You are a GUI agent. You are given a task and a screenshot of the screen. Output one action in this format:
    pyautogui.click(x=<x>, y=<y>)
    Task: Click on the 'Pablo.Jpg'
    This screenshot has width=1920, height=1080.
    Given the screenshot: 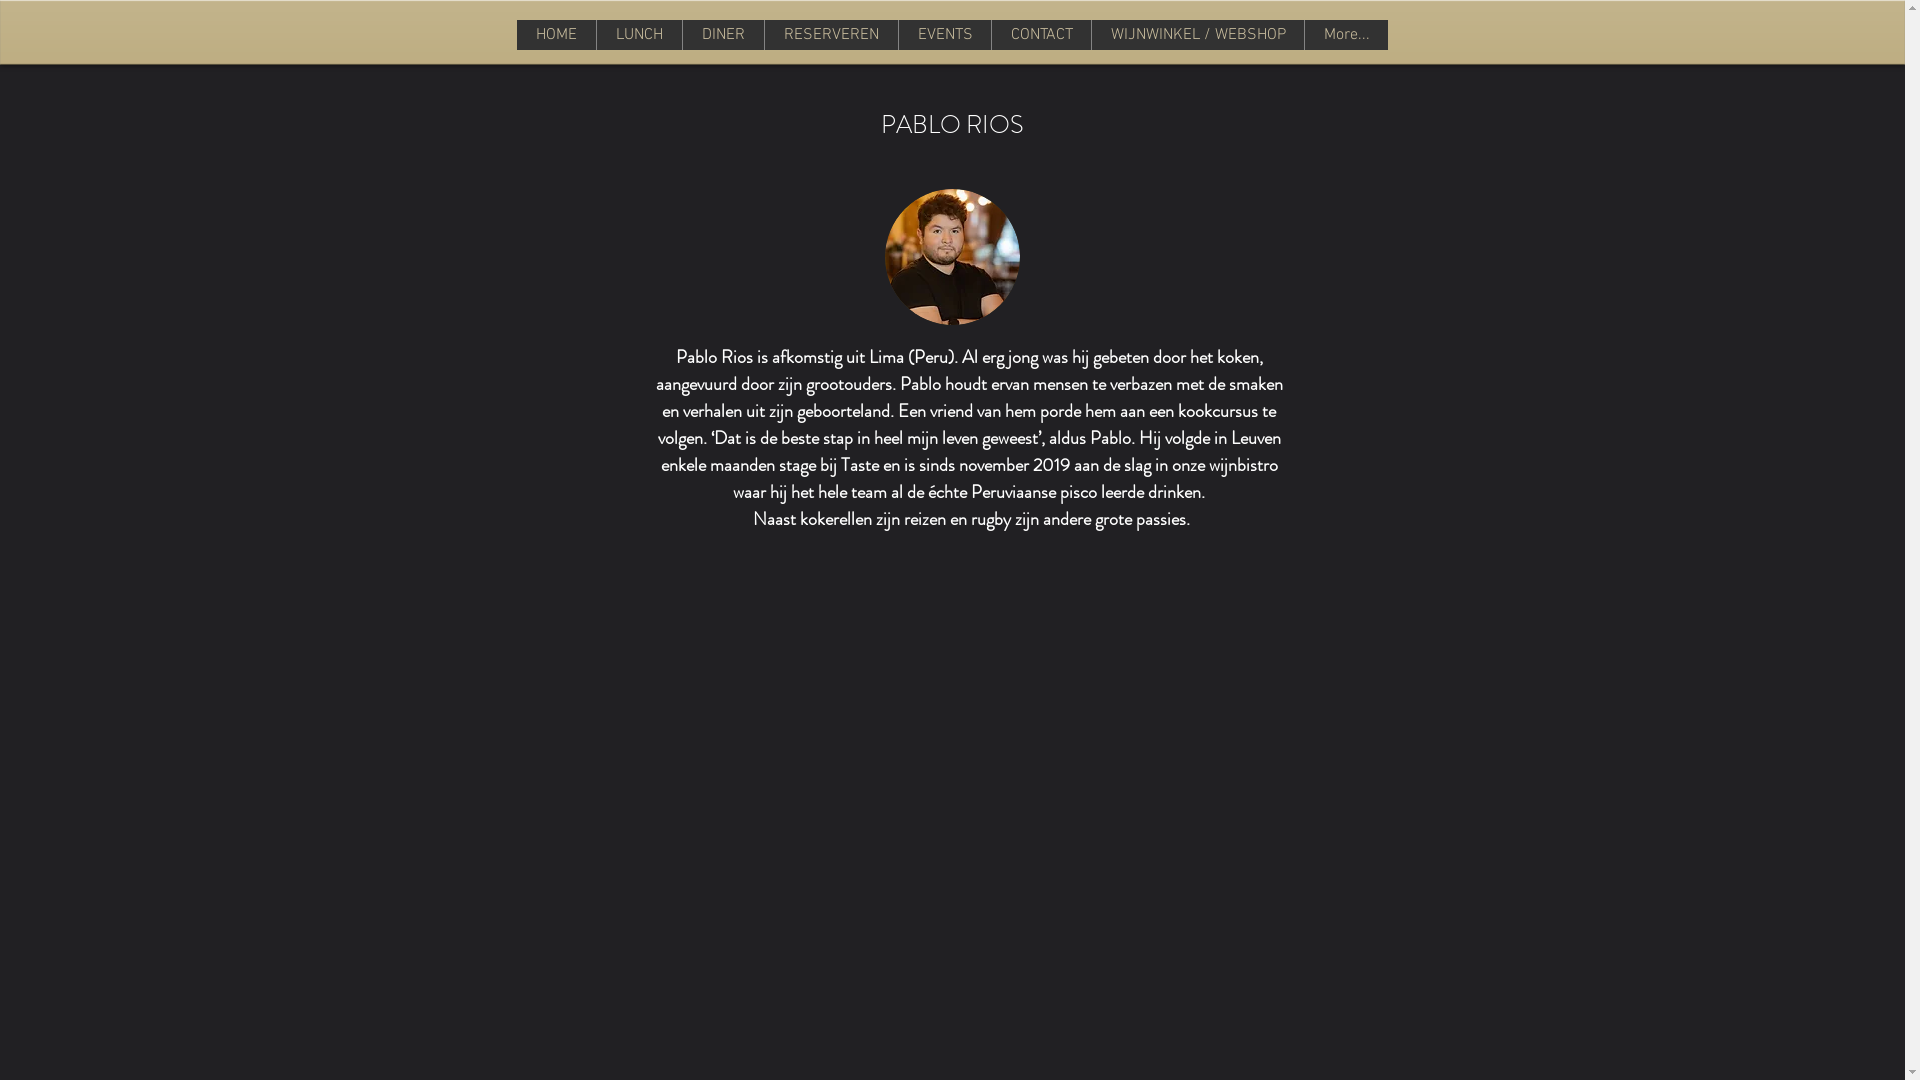 What is the action you would take?
    pyautogui.click(x=950, y=256)
    